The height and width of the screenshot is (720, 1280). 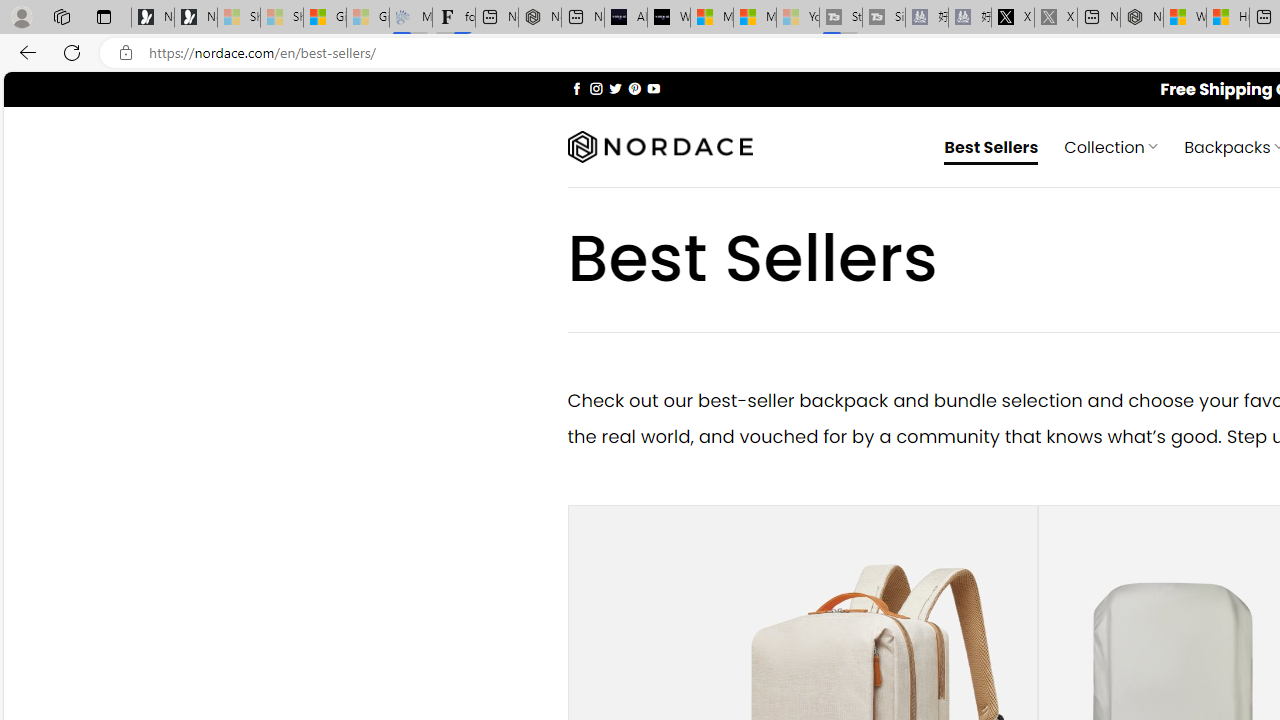 I want to click on 'Follow on Twitter', so click(x=614, y=87).